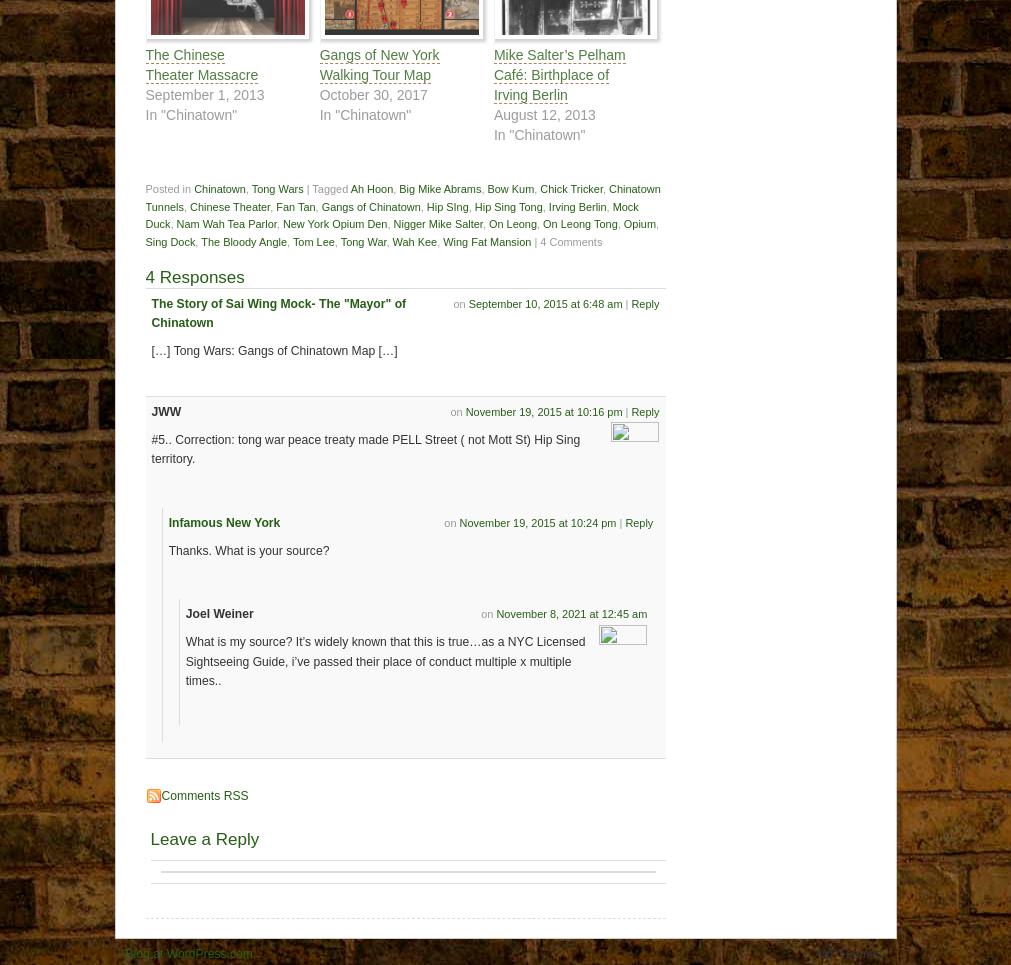 Image resolution: width=1011 pixels, height=965 pixels. Describe the element at coordinates (472, 206) in the screenshot. I see `'Hip Sing Tong'` at that location.